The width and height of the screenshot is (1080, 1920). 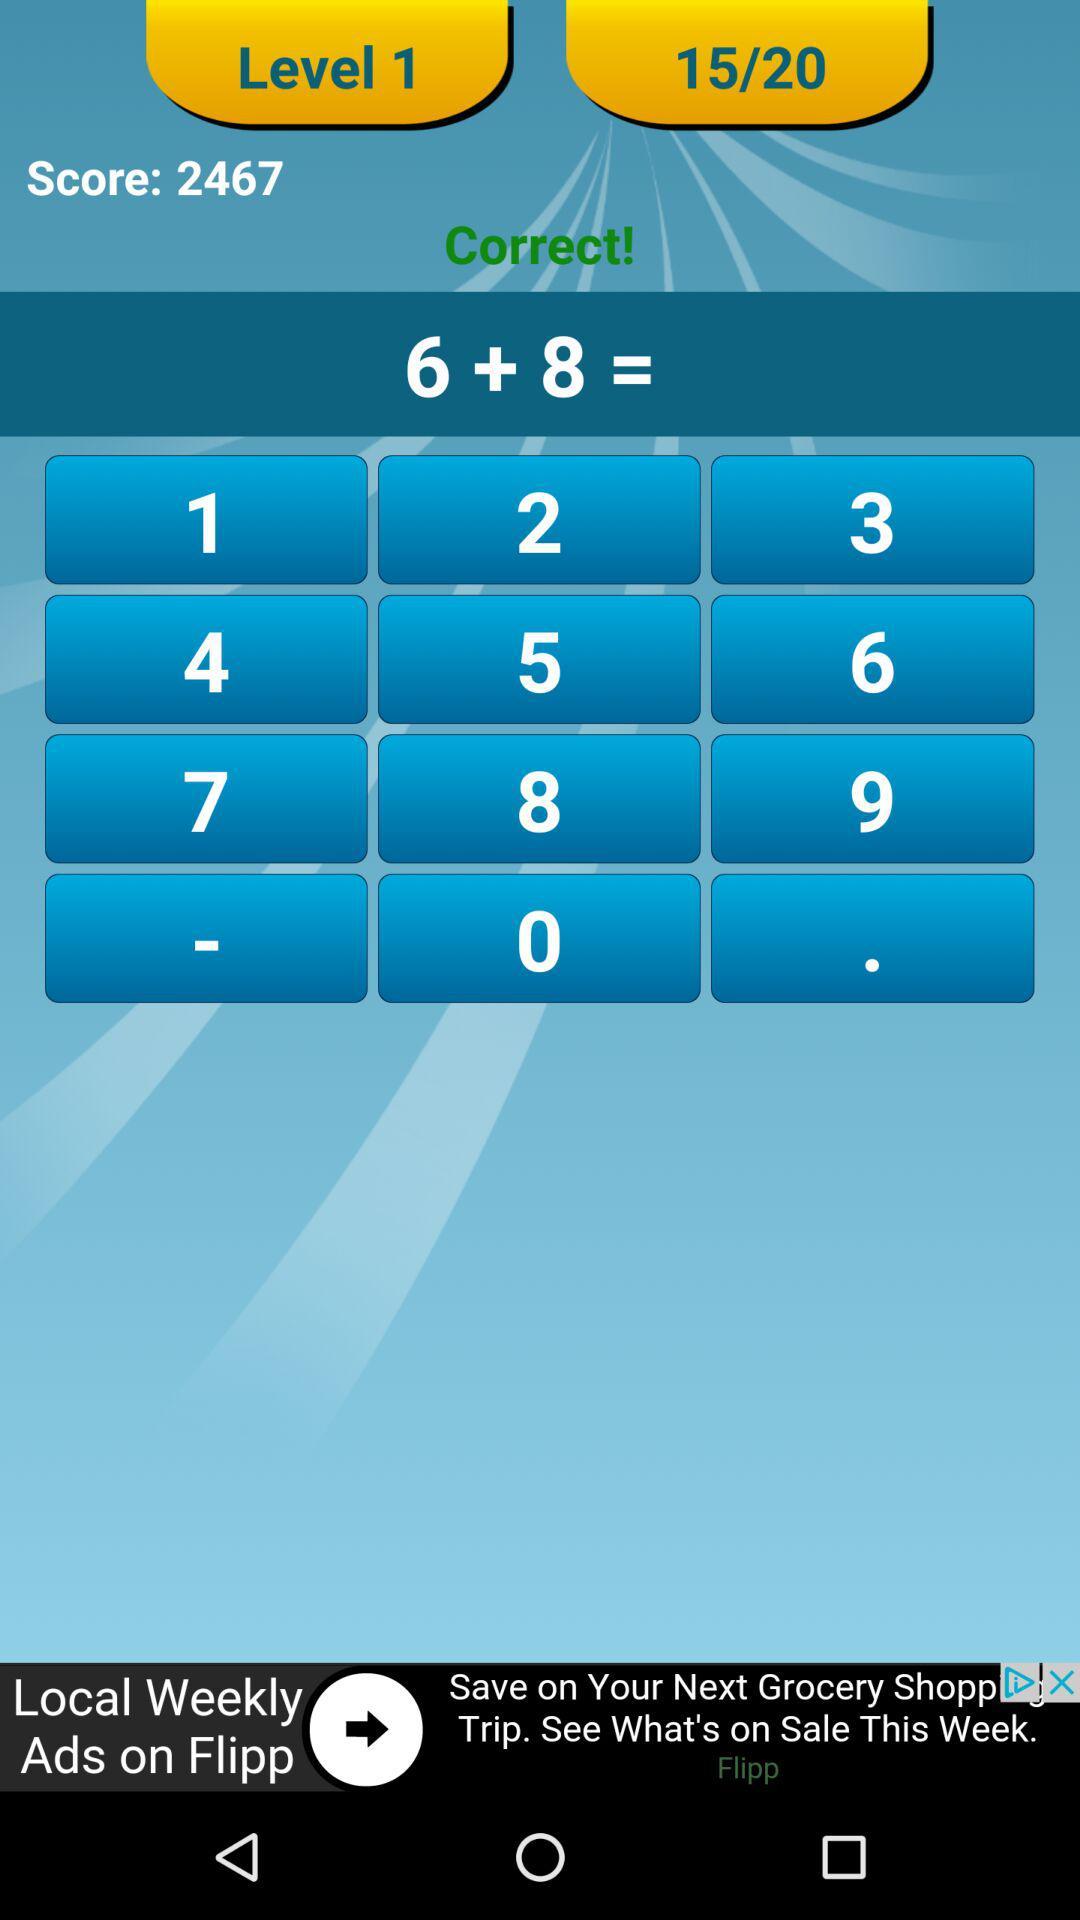 What do you see at coordinates (871, 519) in the screenshot?
I see `button next to the 2 icon` at bounding box center [871, 519].